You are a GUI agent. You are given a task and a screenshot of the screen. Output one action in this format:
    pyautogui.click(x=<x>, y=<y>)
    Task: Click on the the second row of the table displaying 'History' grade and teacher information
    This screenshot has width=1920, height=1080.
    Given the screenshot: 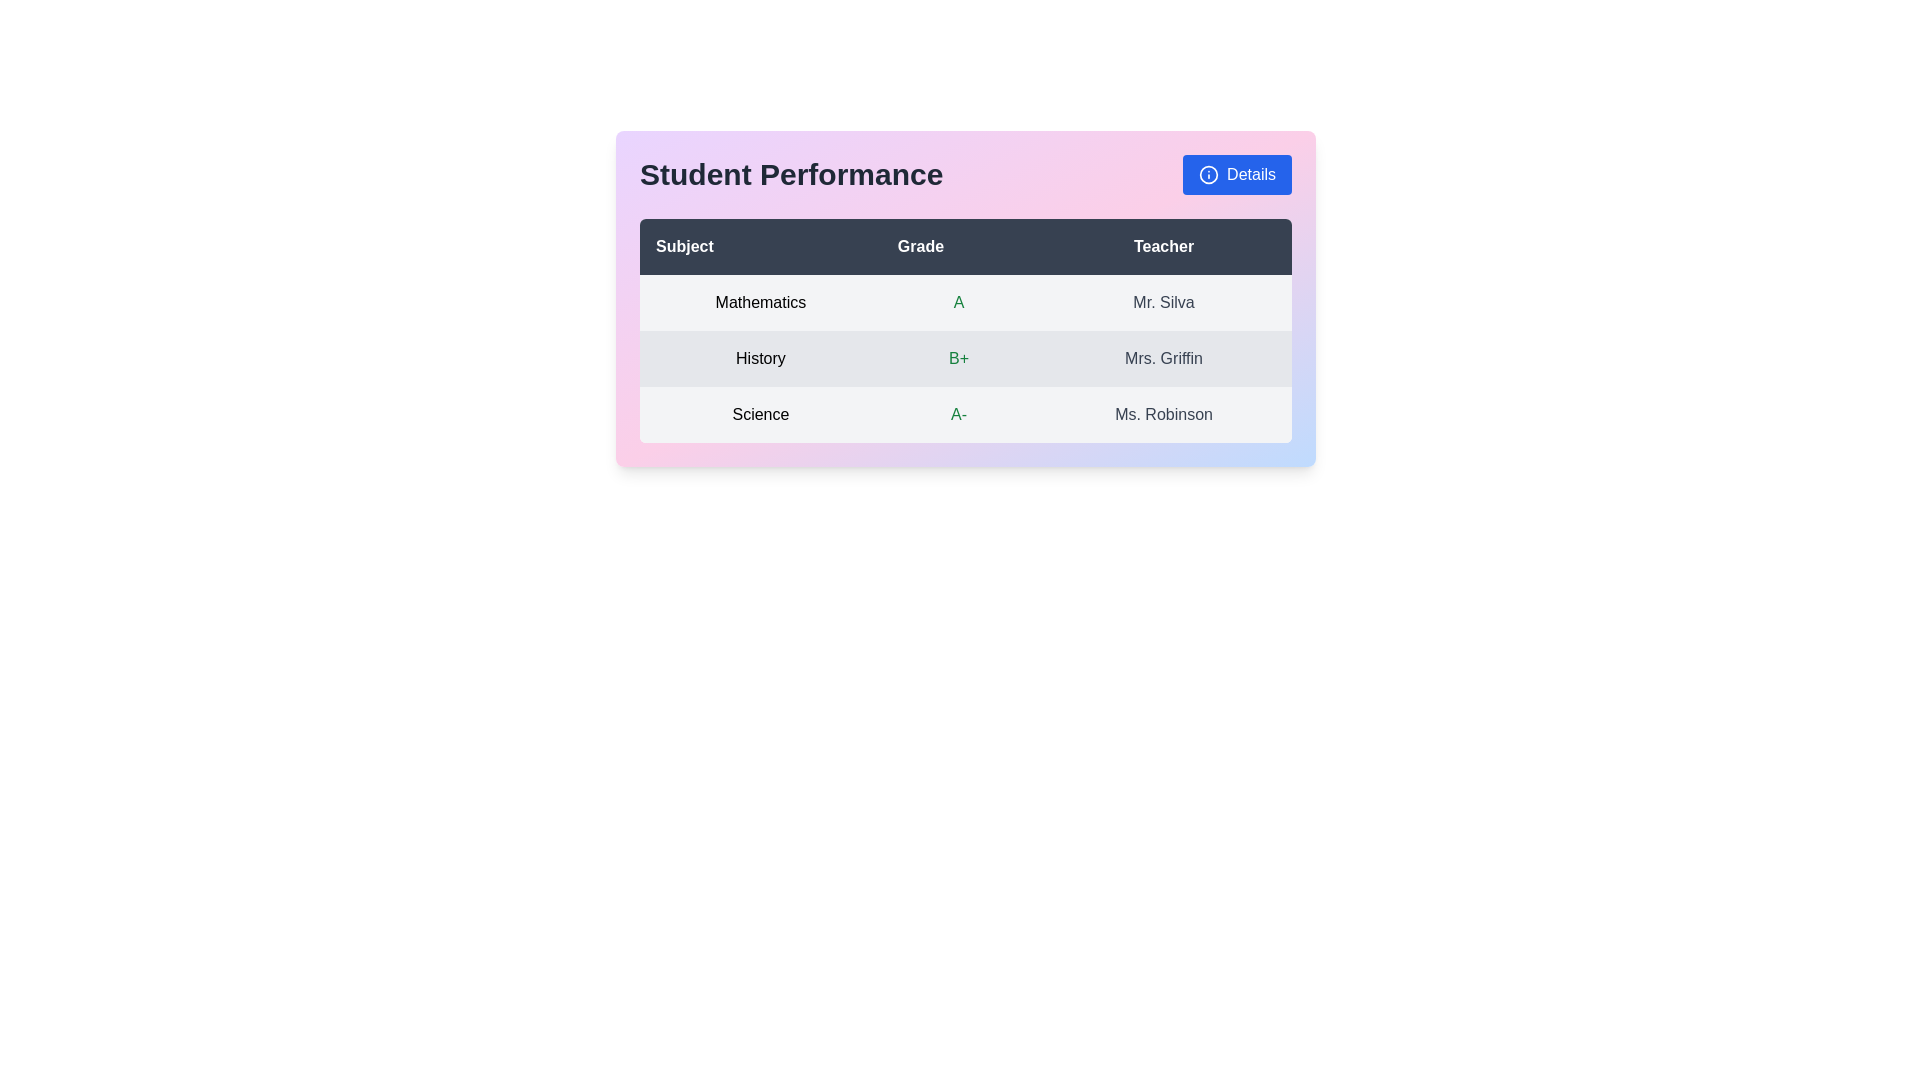 What is the action you would take?
    pyautogui.click(x=965, y=357)
    